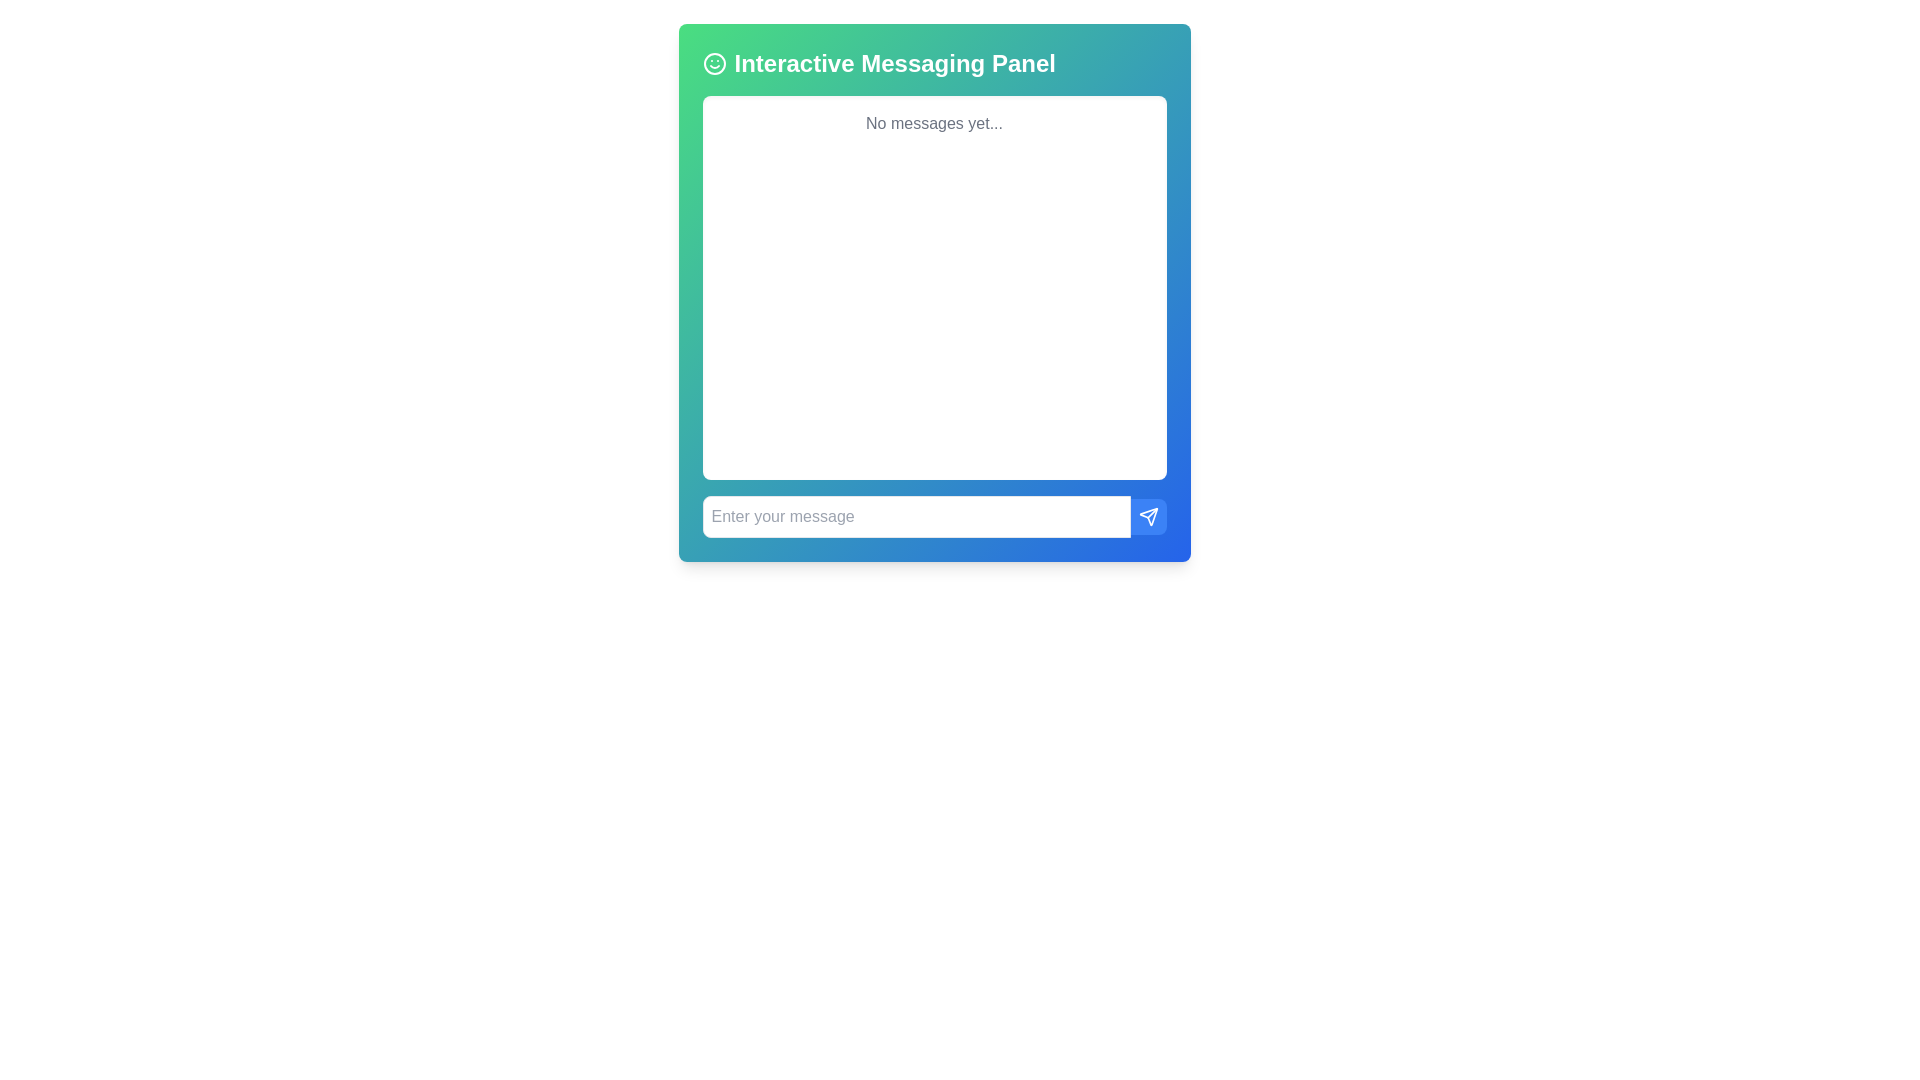 The height and width of the screenshot is (1080, 1920). What do you see at coordinates (933, 123) in the screenshot?
I see `the Static Text Label that indicates there are no messages available in the messaging panel` at bounding box center [933, 123].